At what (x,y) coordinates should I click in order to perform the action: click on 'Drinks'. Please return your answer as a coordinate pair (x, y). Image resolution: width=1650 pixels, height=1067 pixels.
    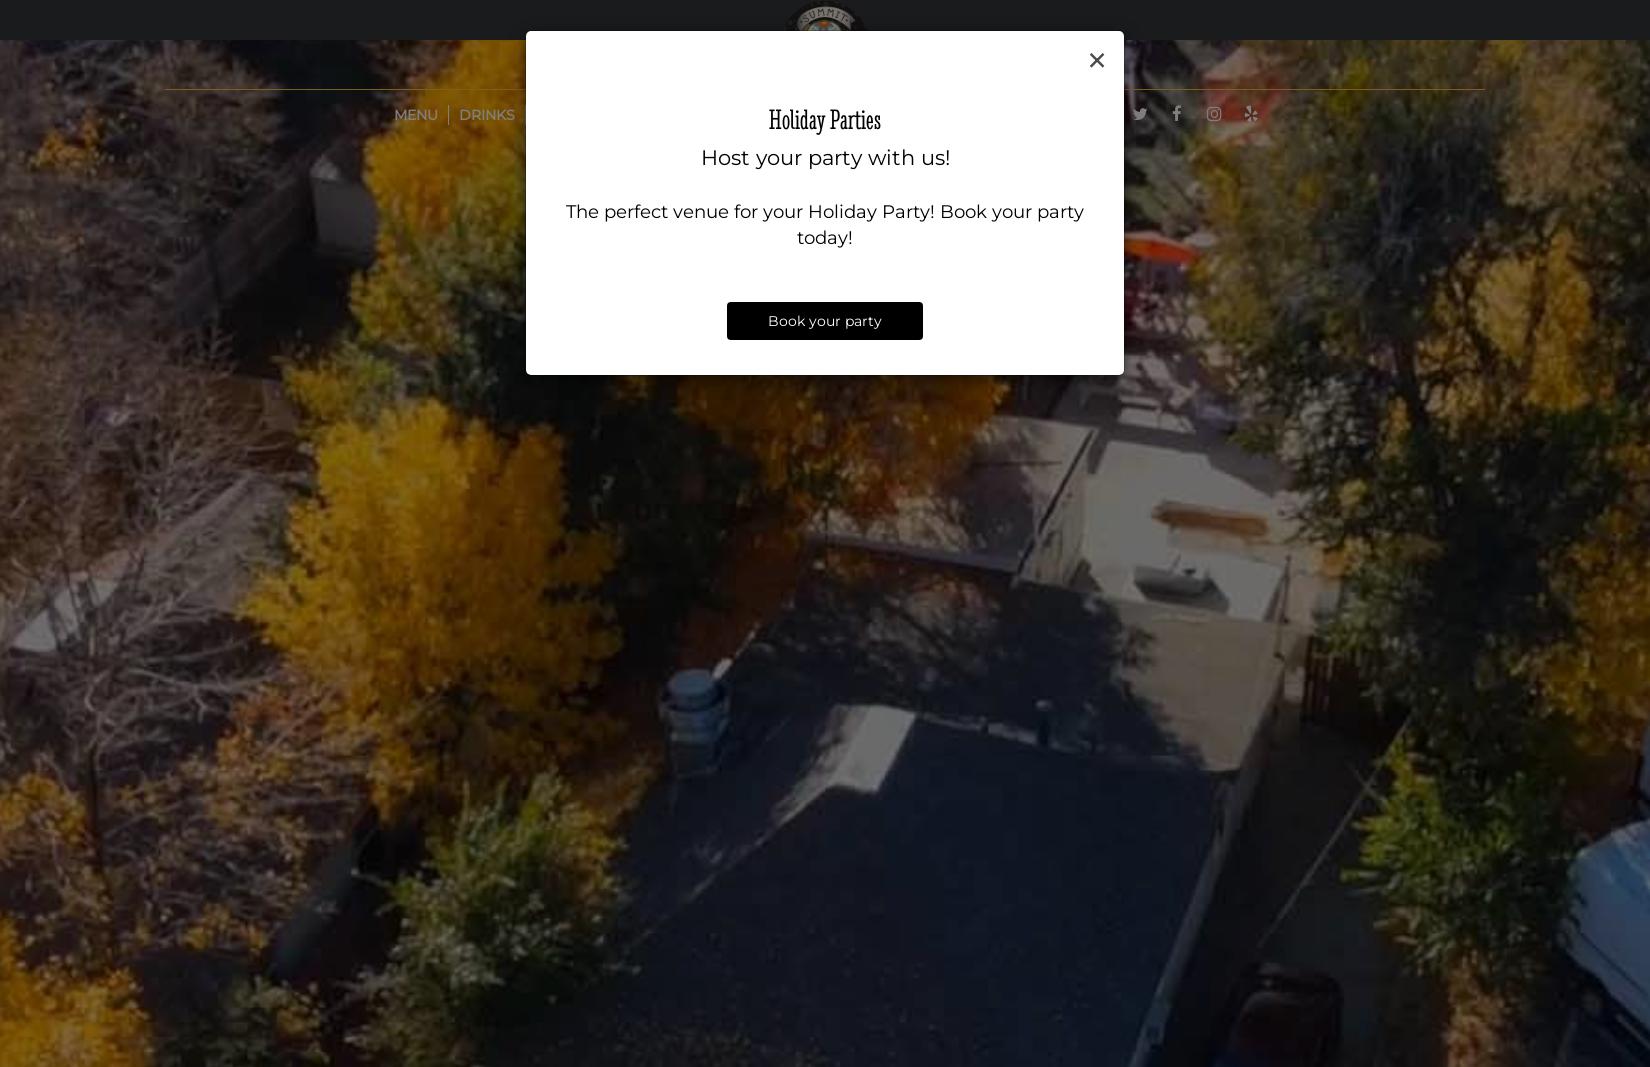
    Looking at the image, I should click on (484, 114).